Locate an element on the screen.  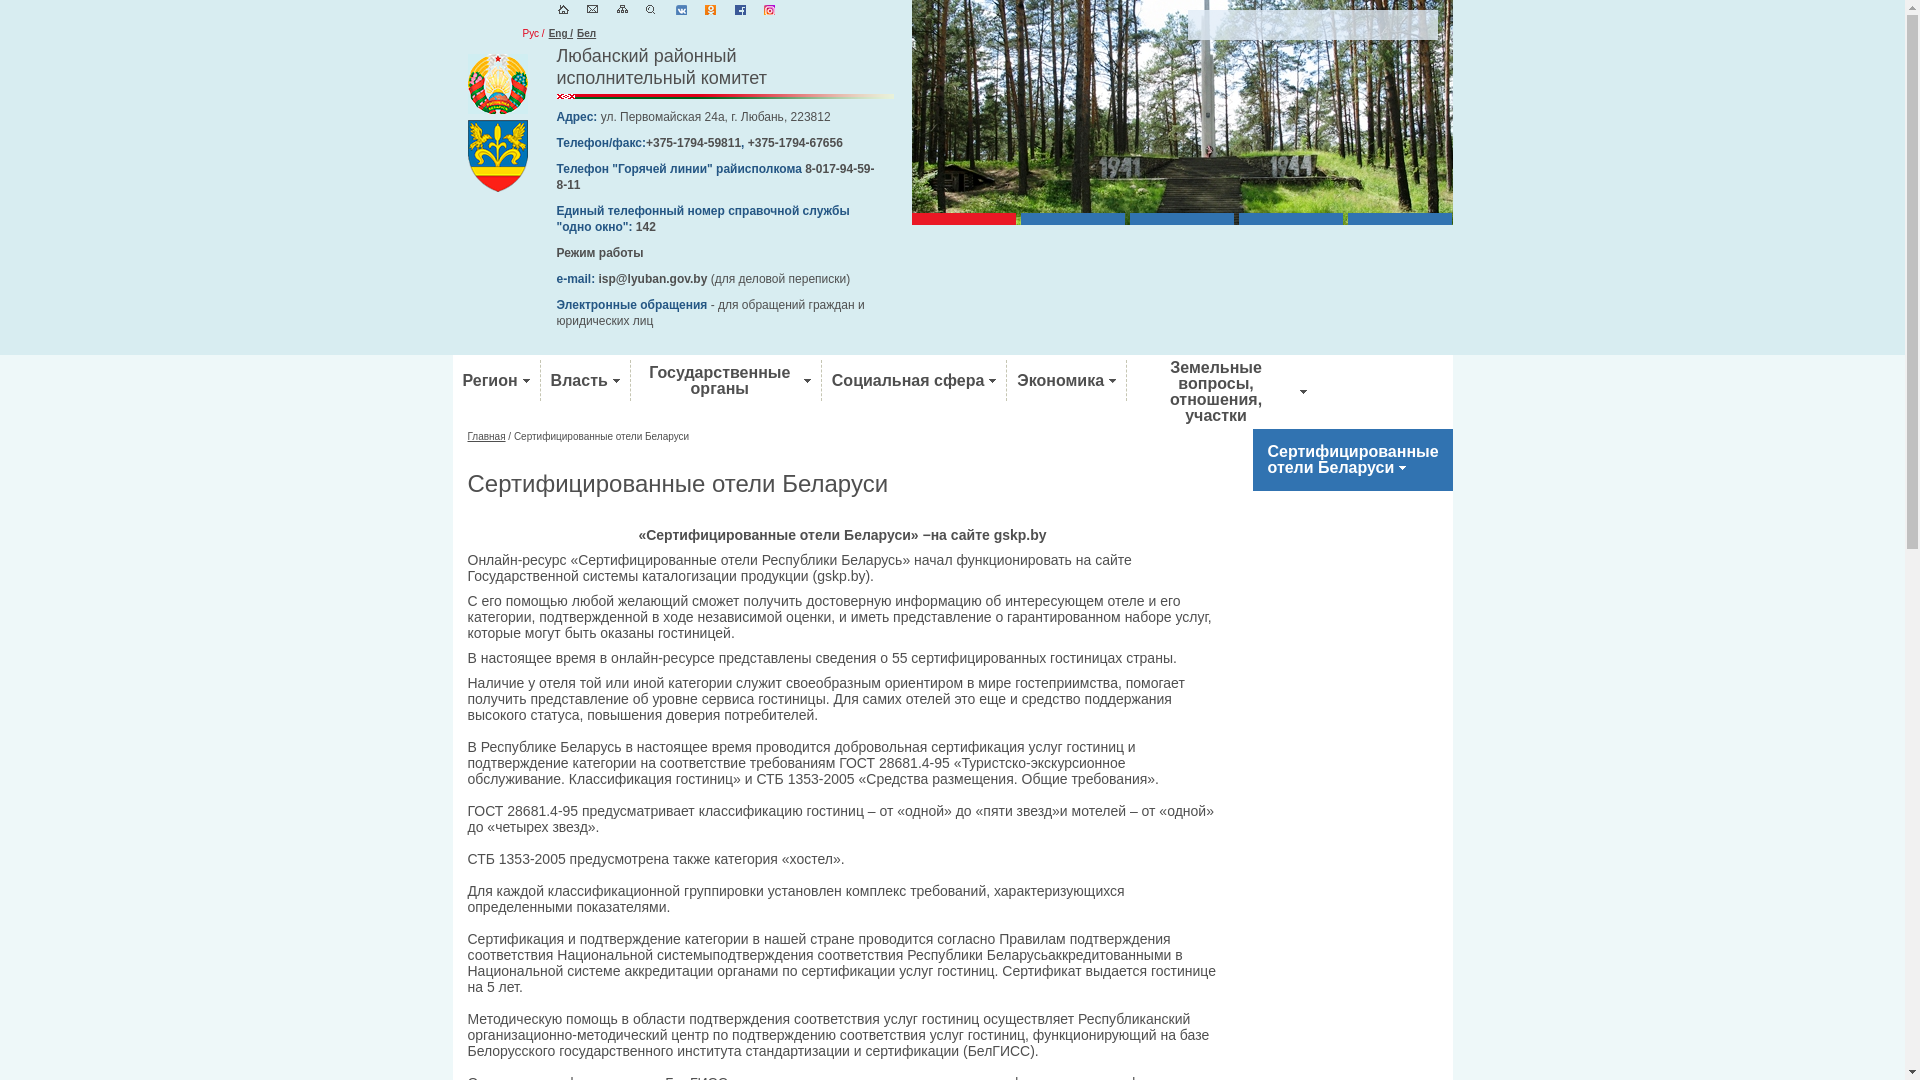
'isp@lyuban.gov.by' is located at coordinates (653, 278).